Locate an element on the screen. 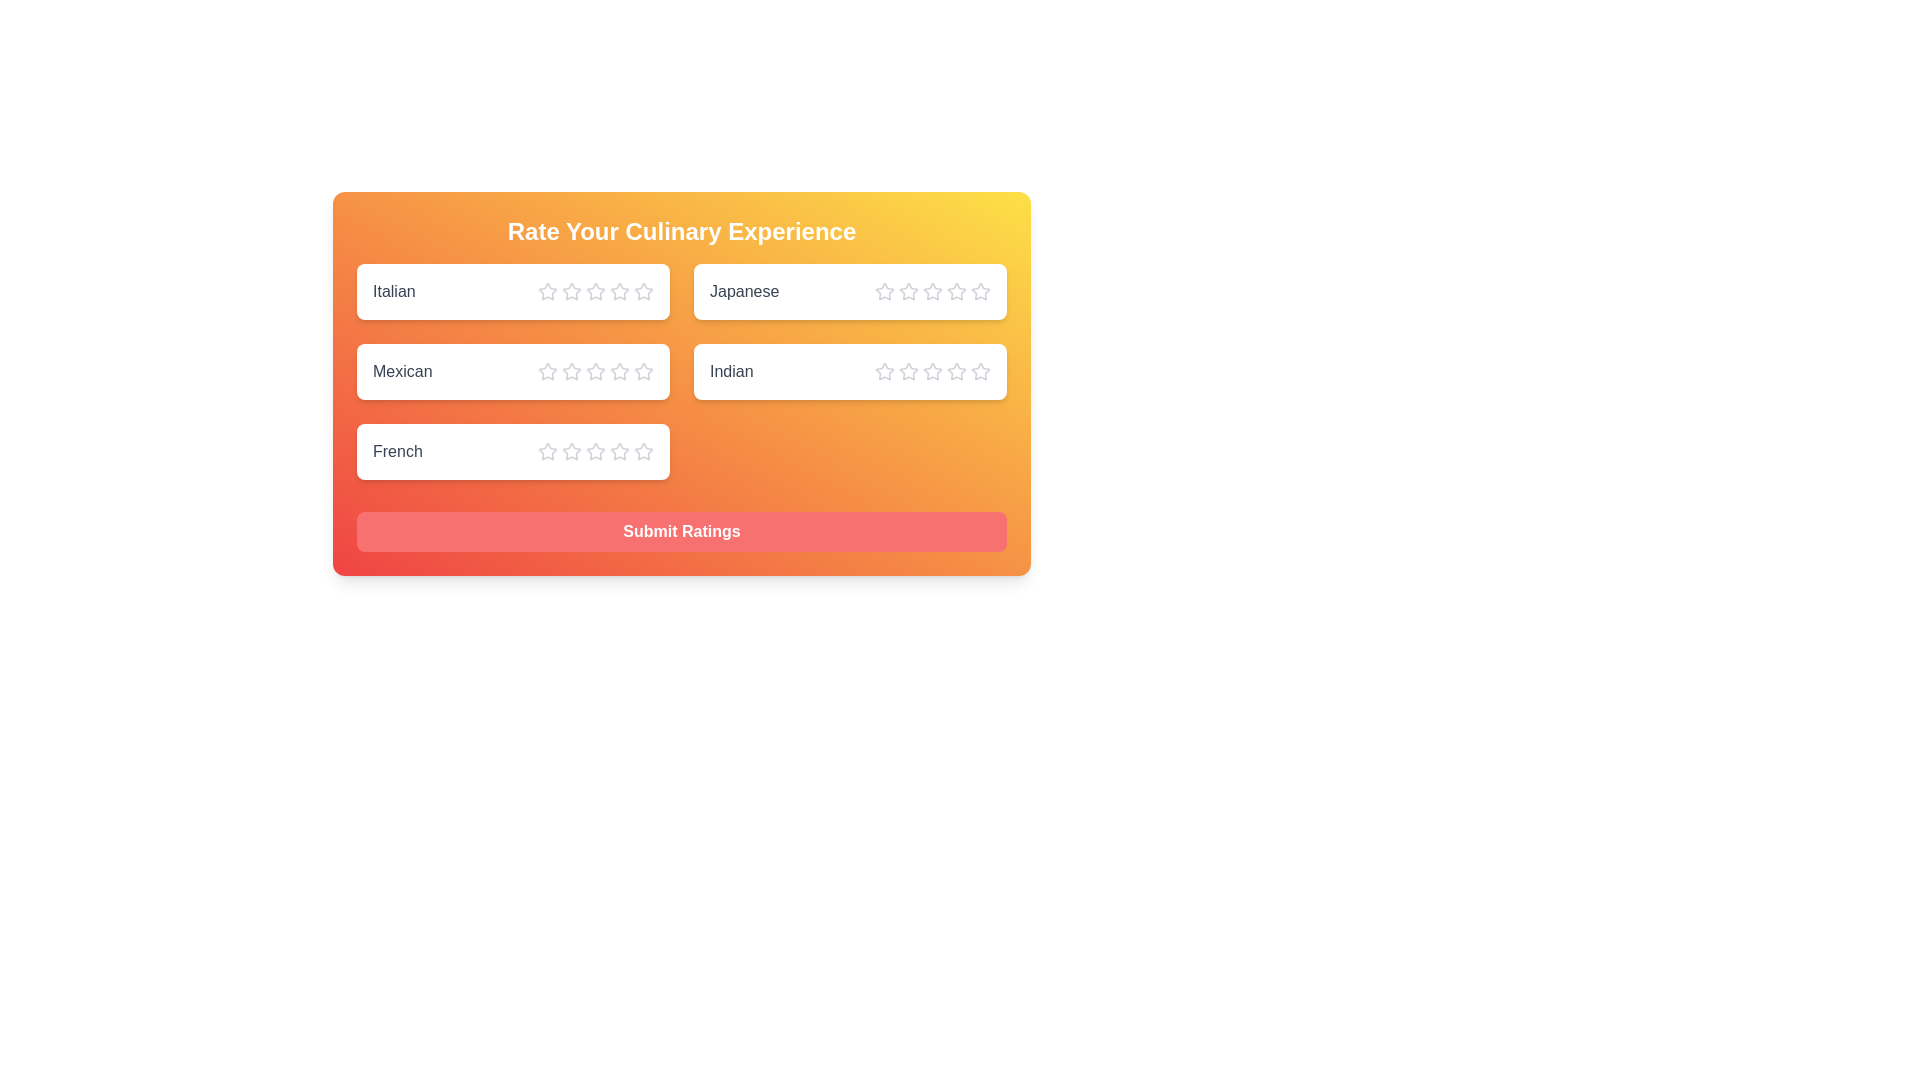  the star corresponding to the rating 2 for the cuisine Italian is located at coordinates (570, 292).